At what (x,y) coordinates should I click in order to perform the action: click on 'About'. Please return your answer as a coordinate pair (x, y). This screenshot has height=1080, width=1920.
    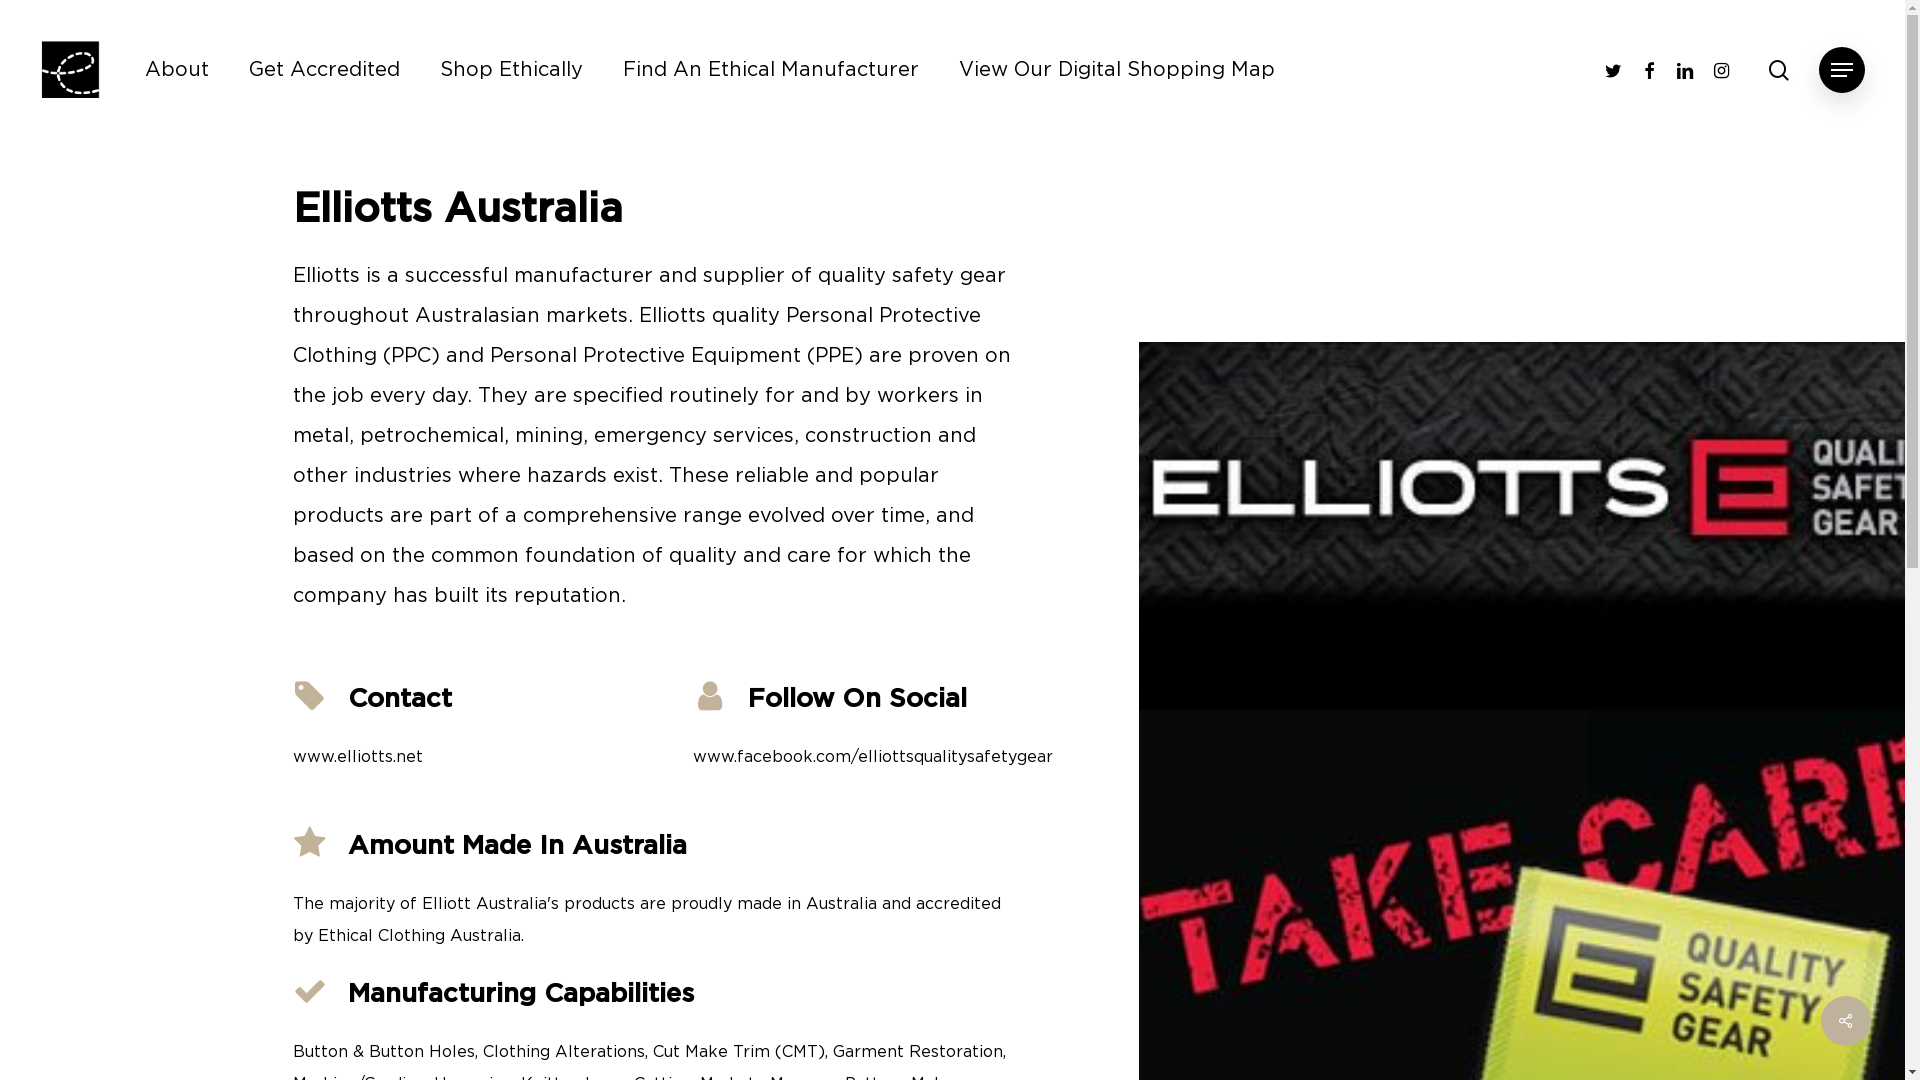
    Looking at the image, I should click on (143, 68).